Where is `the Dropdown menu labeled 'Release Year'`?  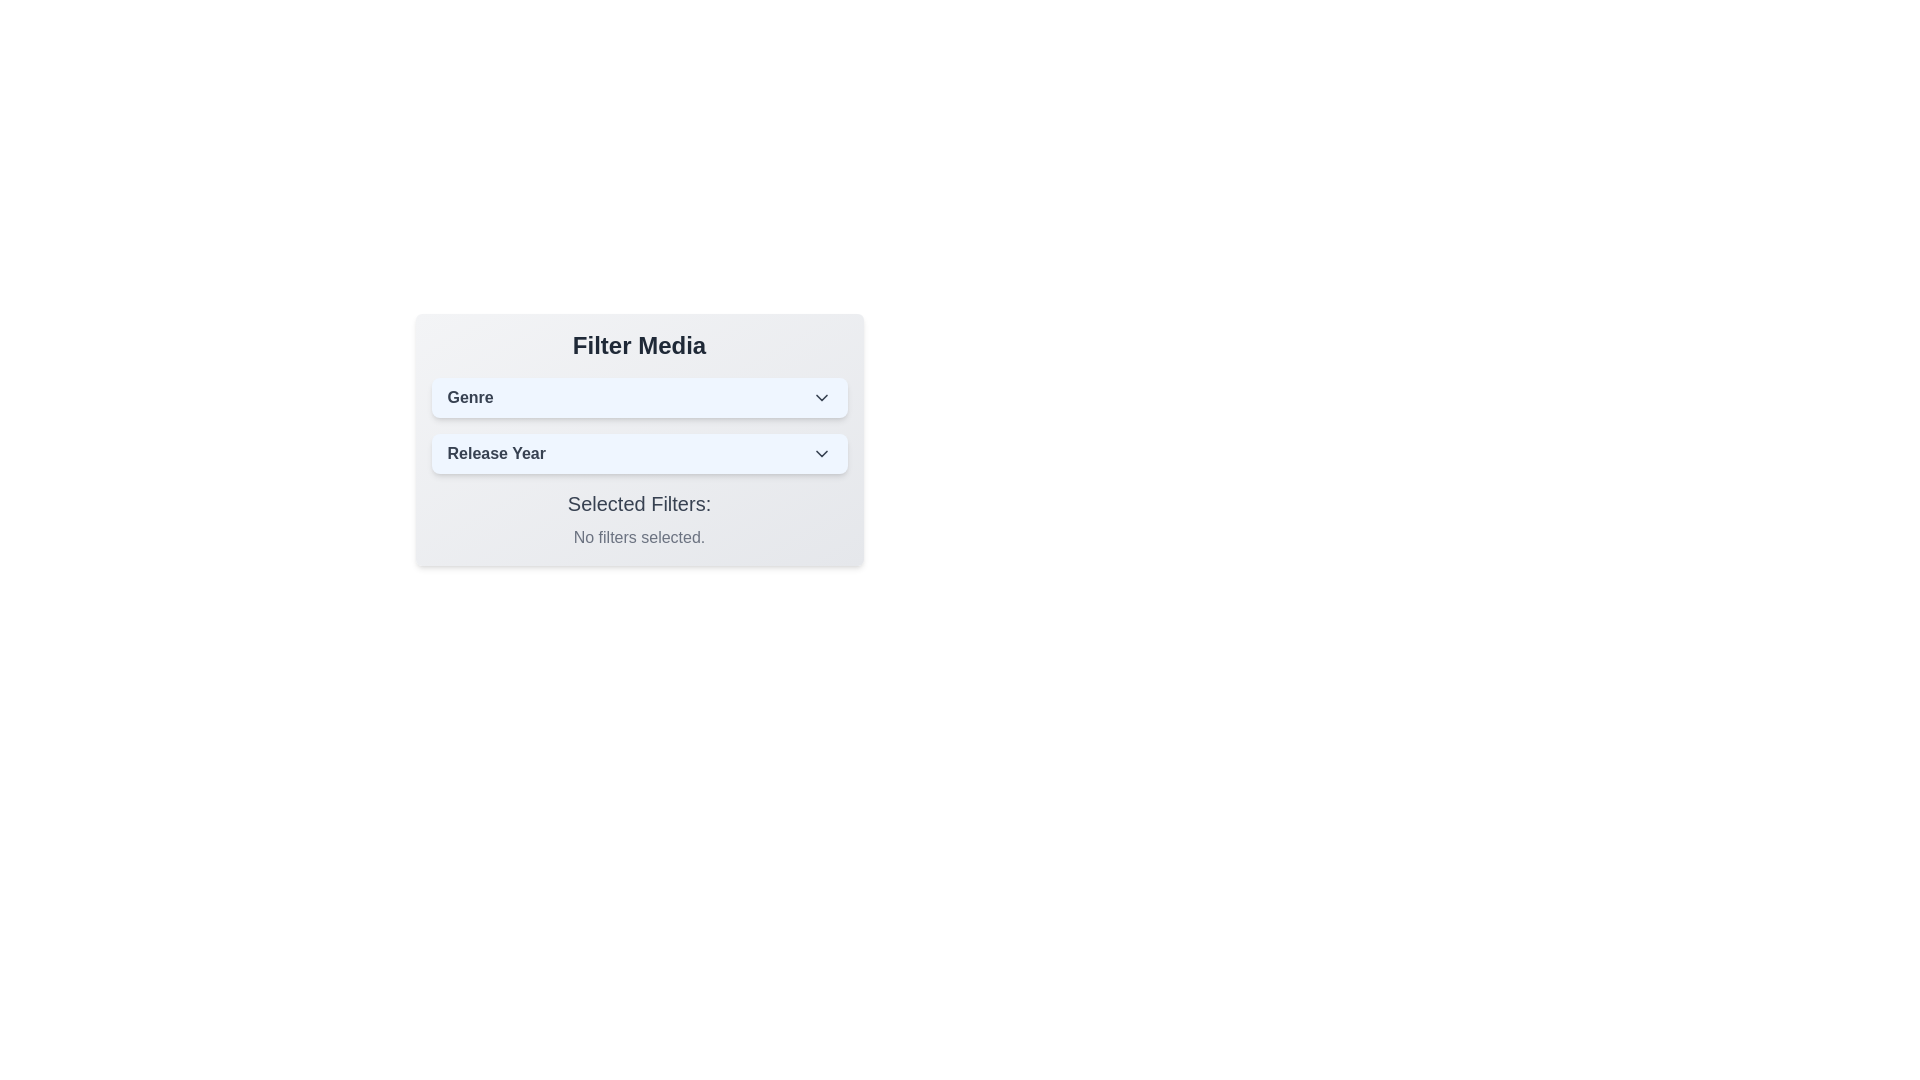
the Dropdown menu labeled 'Release Year' is located at coordinates (638, 454).